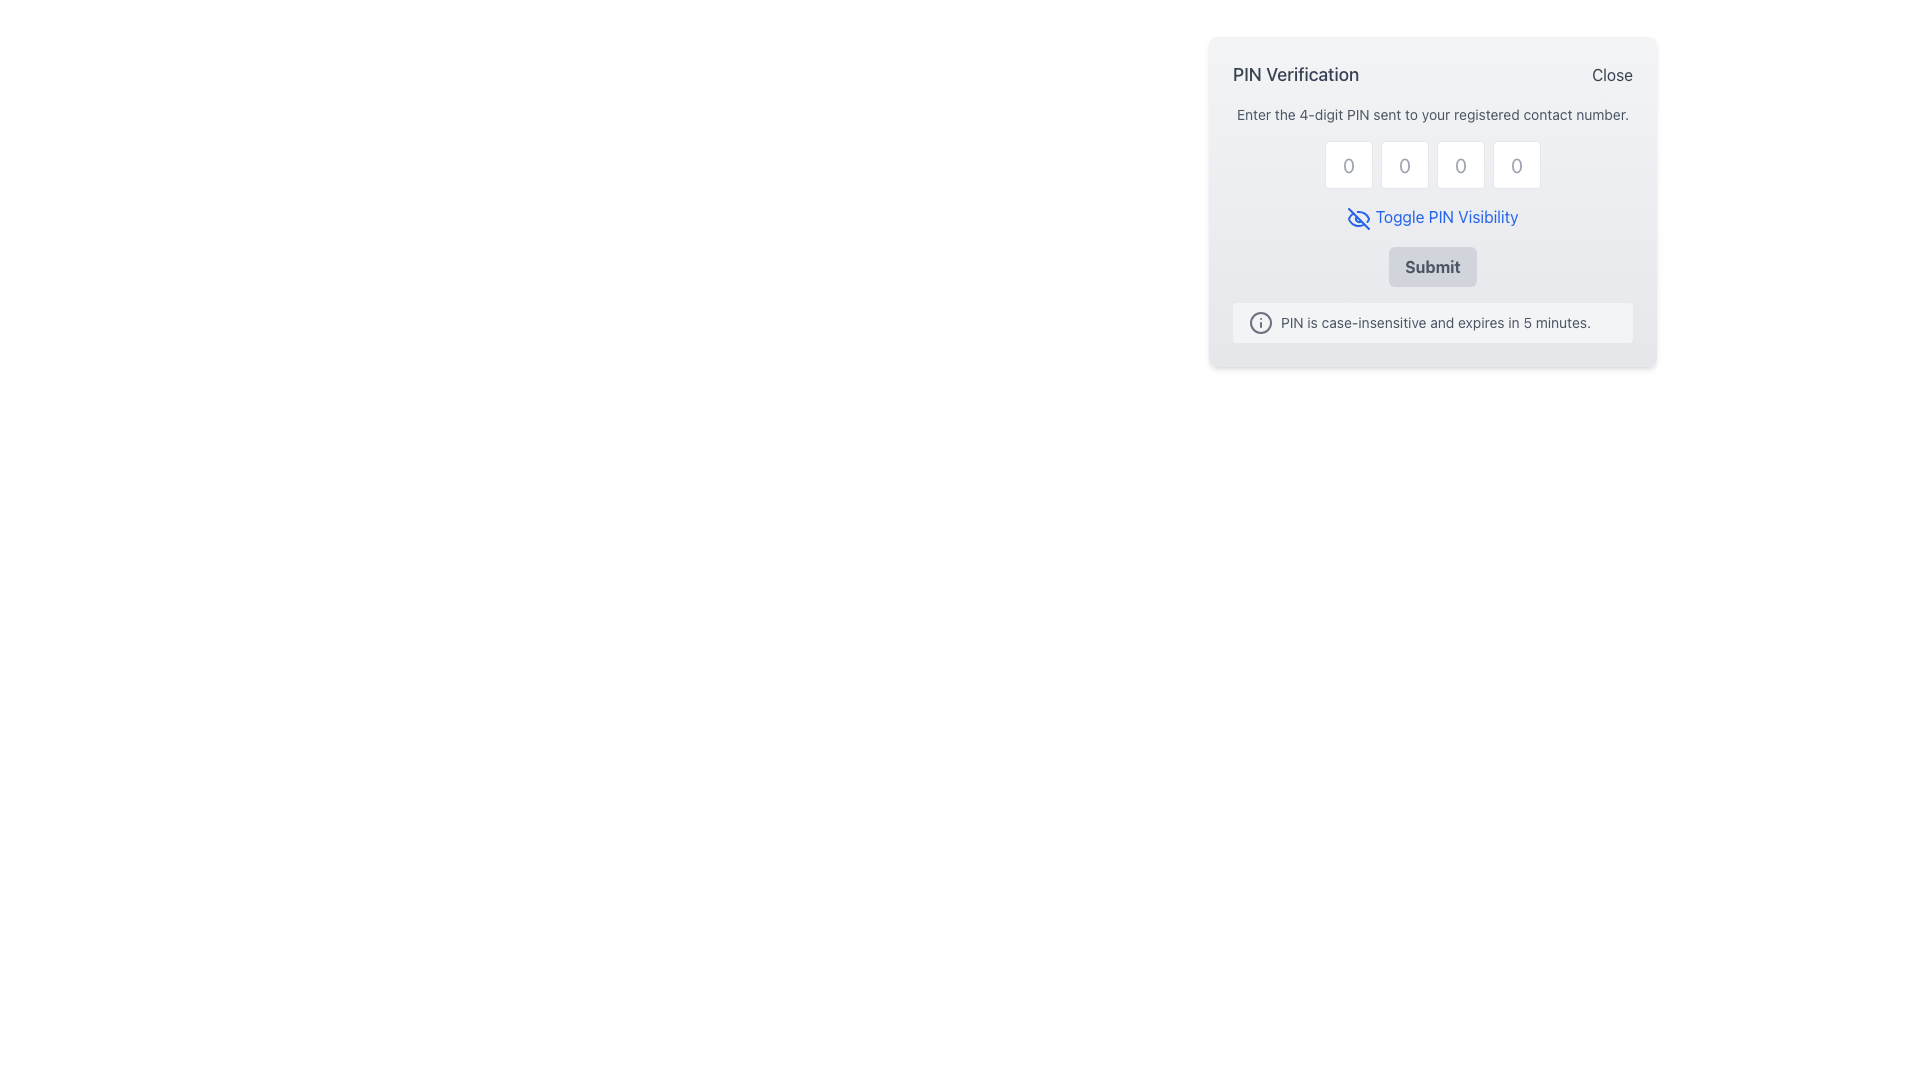  Describe the element at coordinates (1434, 321) in the screenshot. I see `the descriptive text element that informs the user about the properties and expiration policy of the PIN in the 'PIN Verification' modal` at that location.